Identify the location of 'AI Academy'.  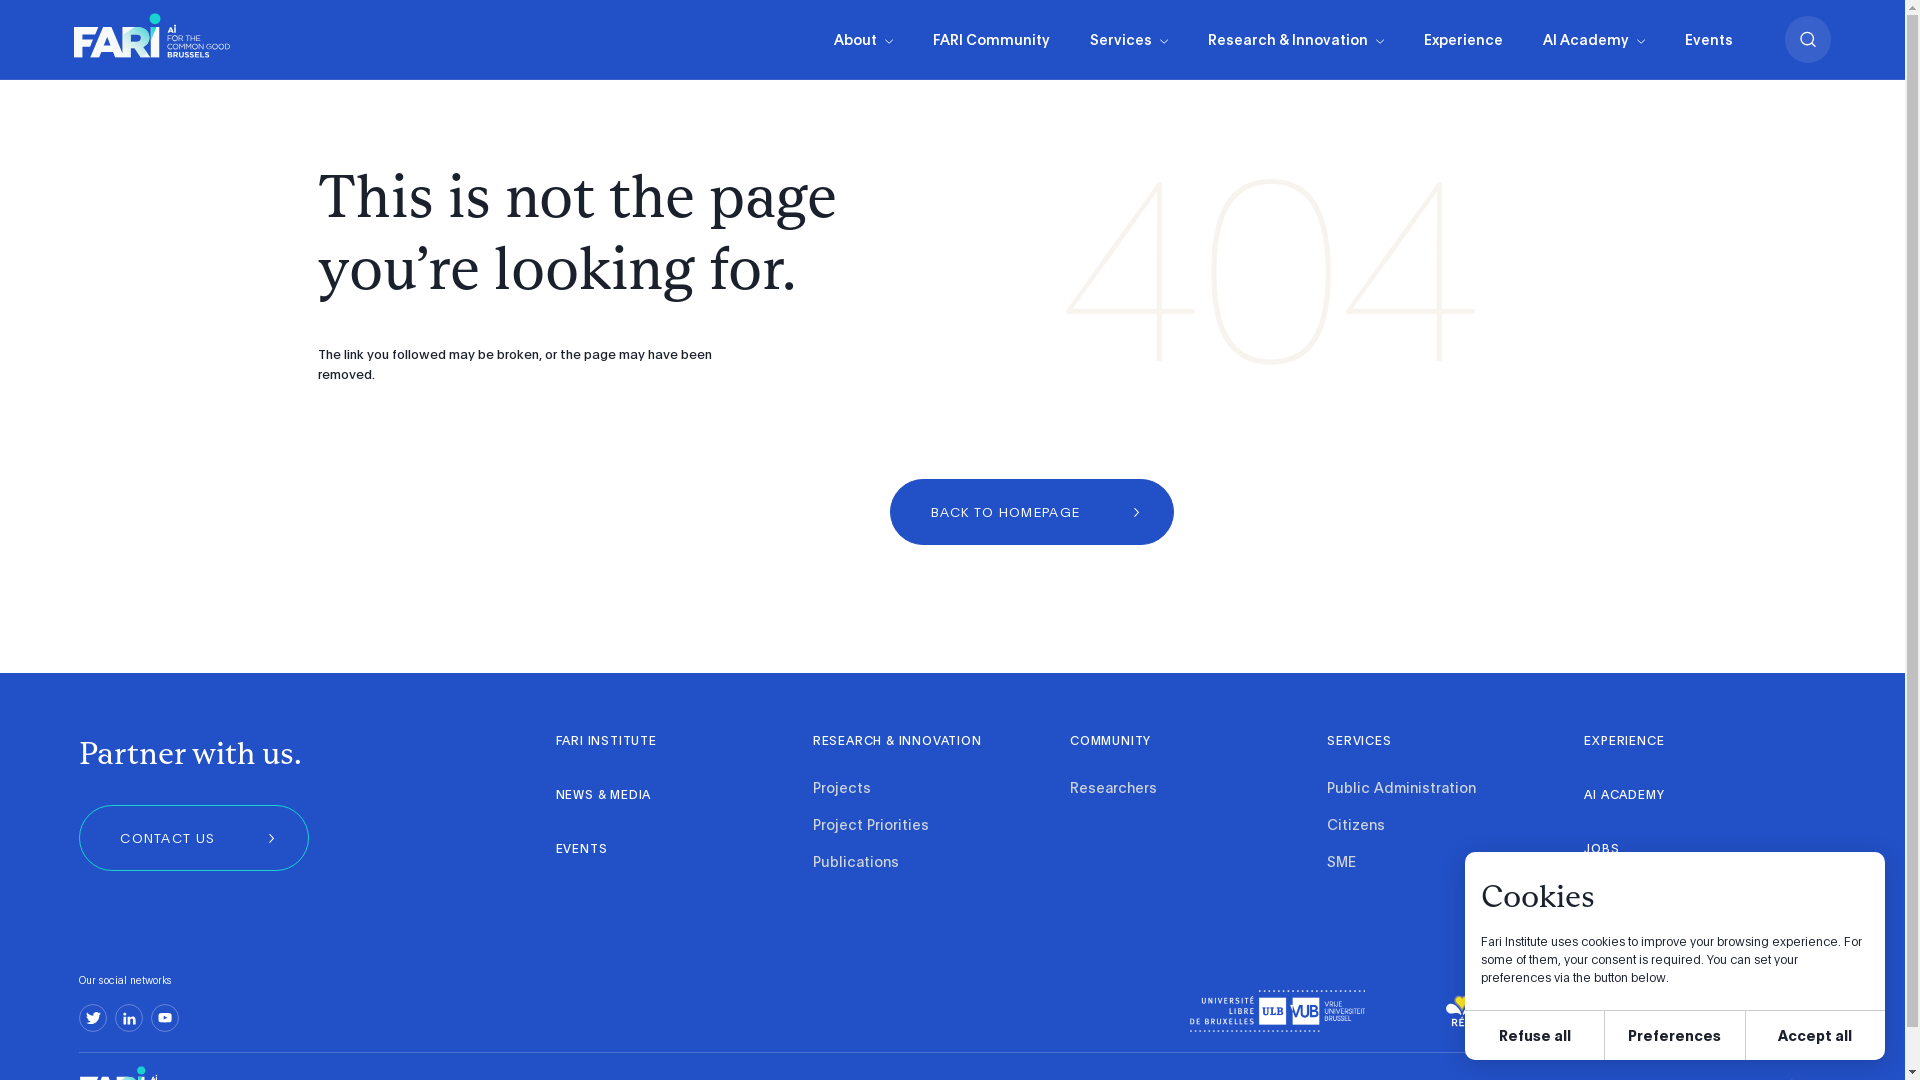
(1592, 39).